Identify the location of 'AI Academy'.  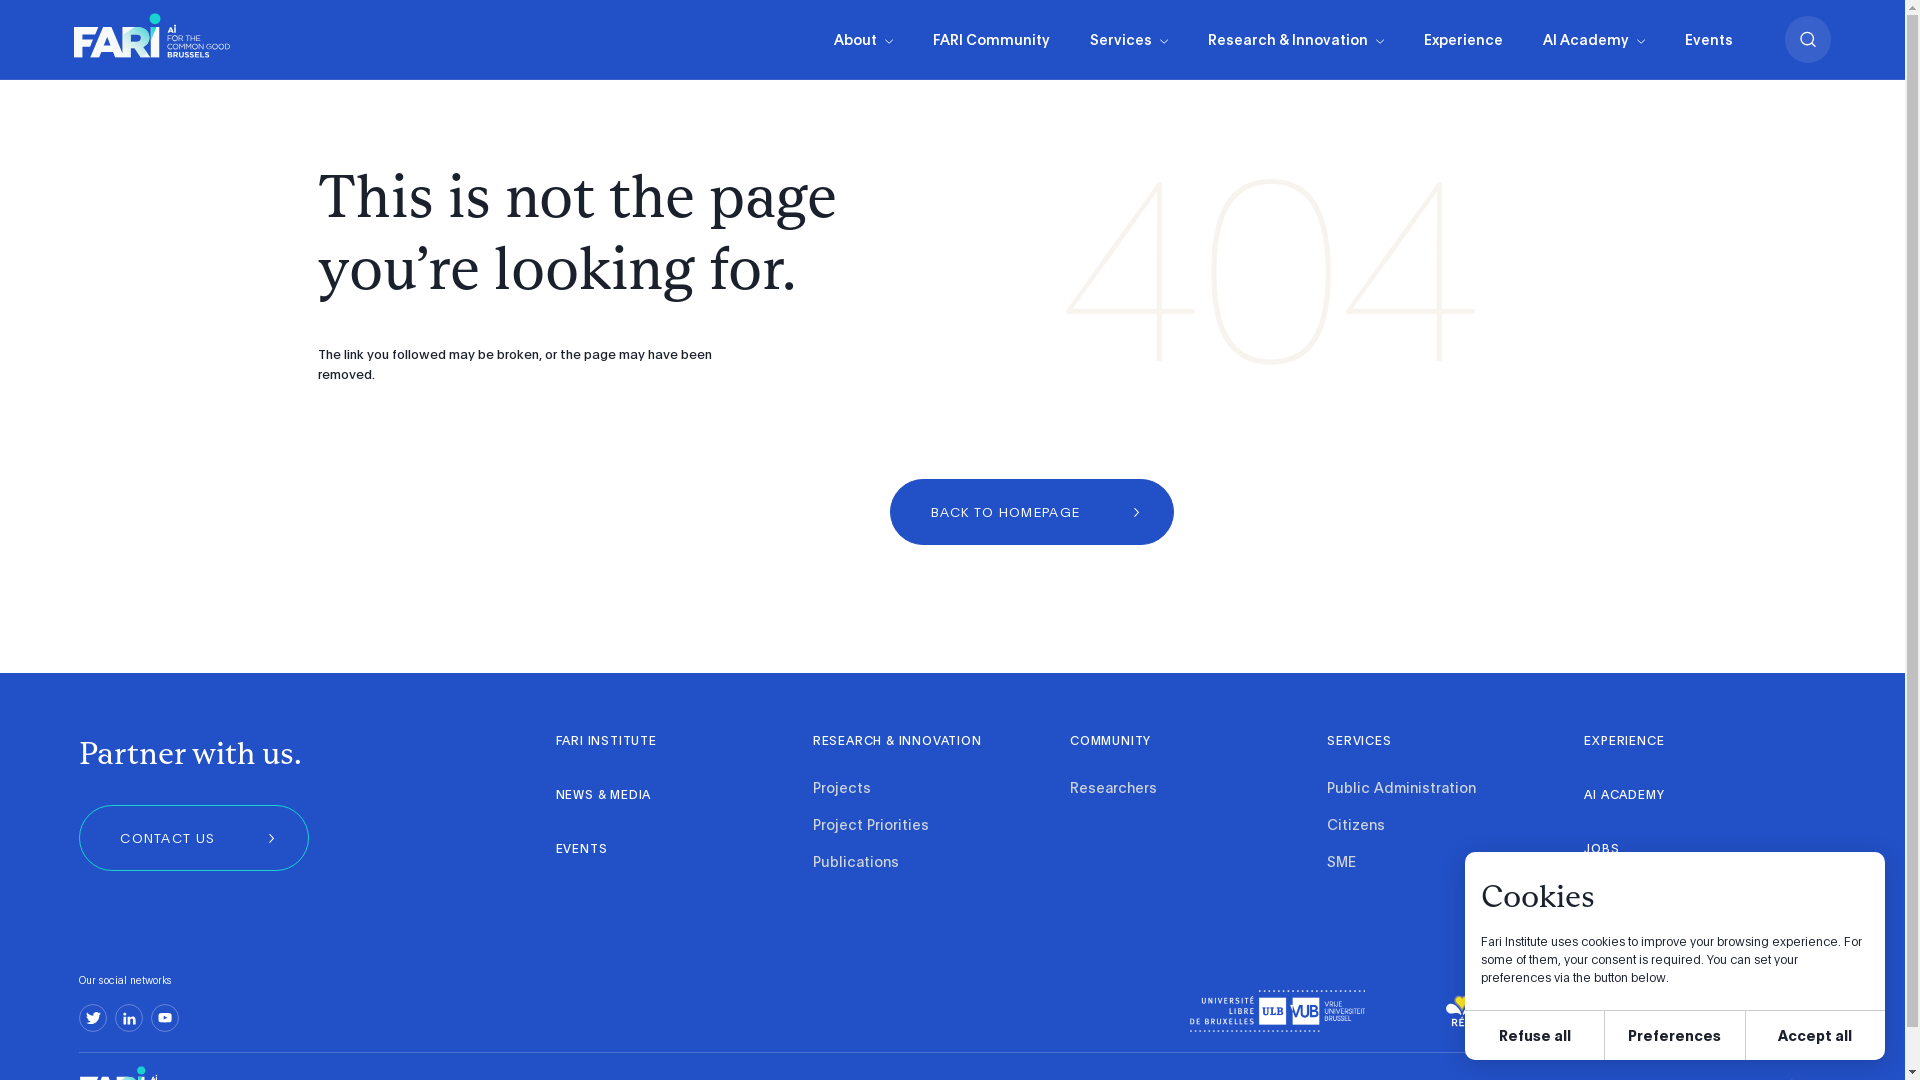
(1592, 39).